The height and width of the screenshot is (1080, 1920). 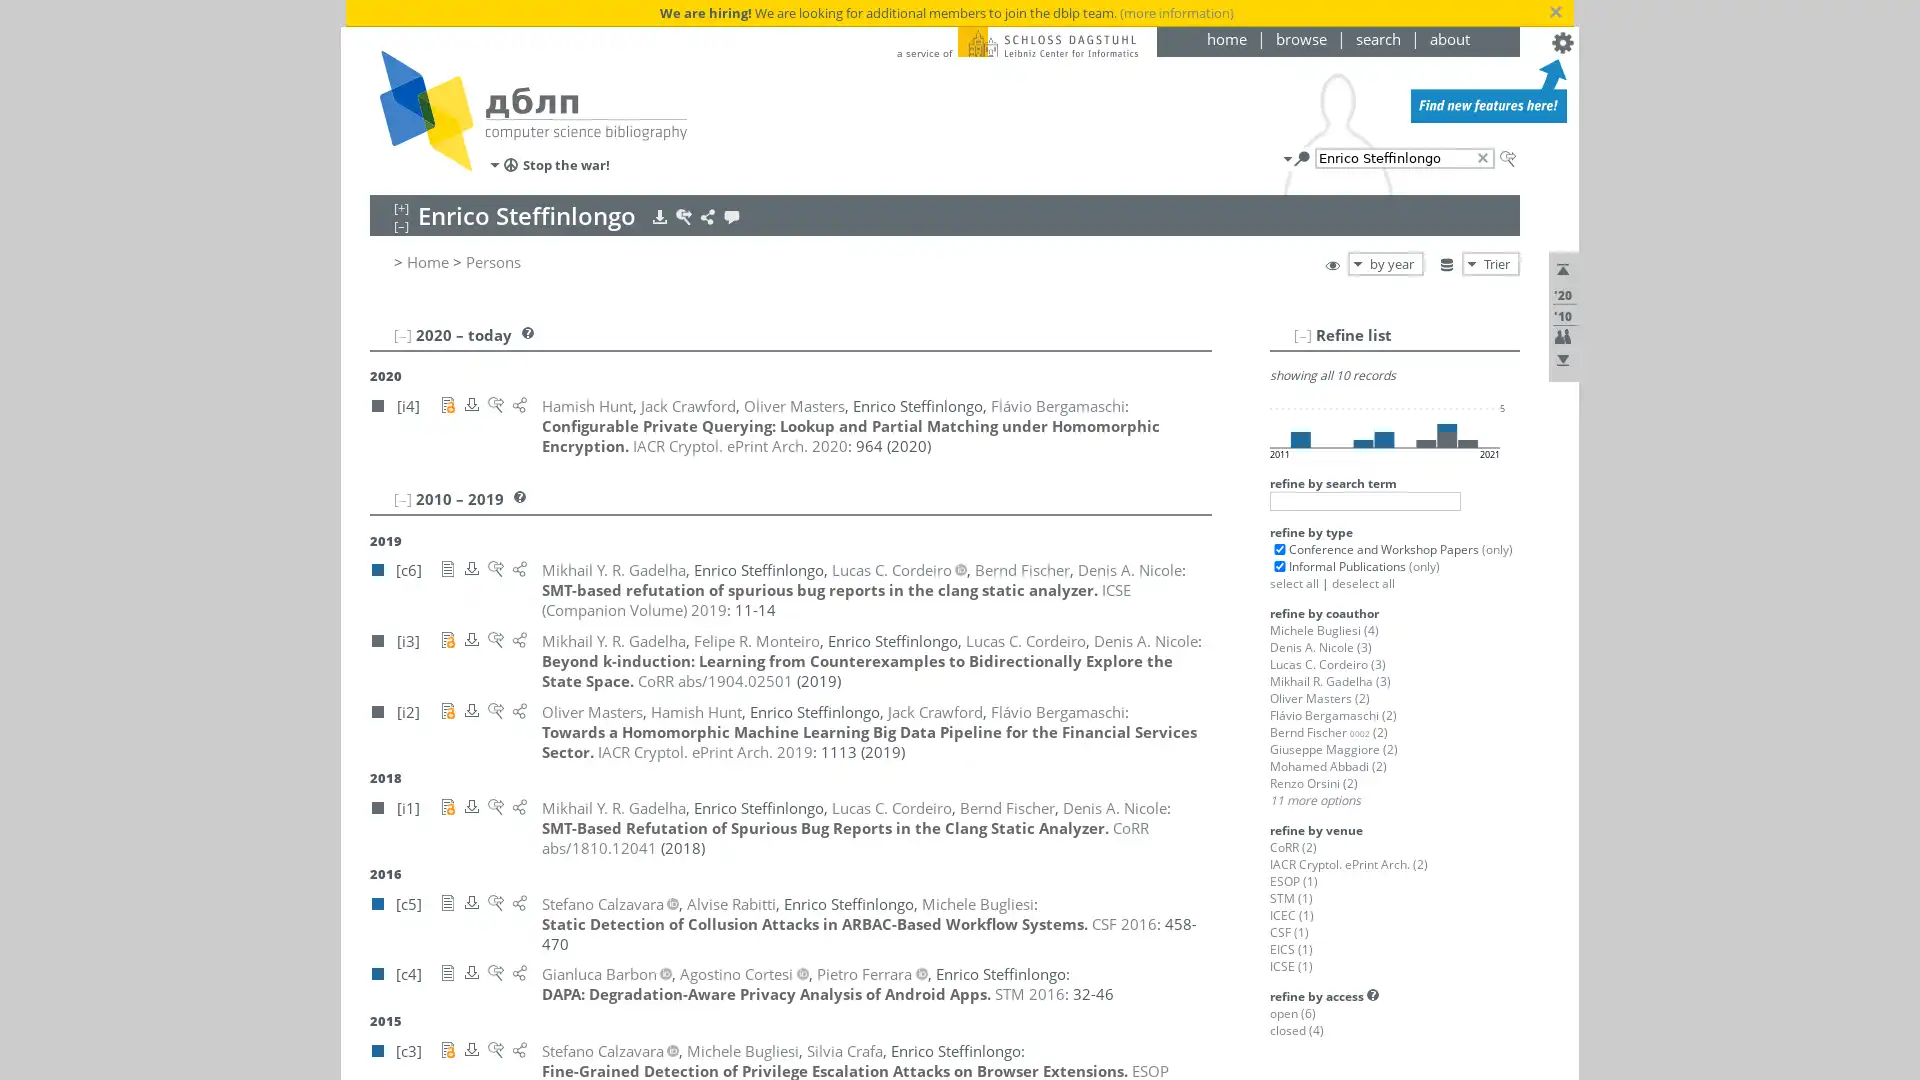 I want to click on ICSE (1), so click(x=1291, y=965).